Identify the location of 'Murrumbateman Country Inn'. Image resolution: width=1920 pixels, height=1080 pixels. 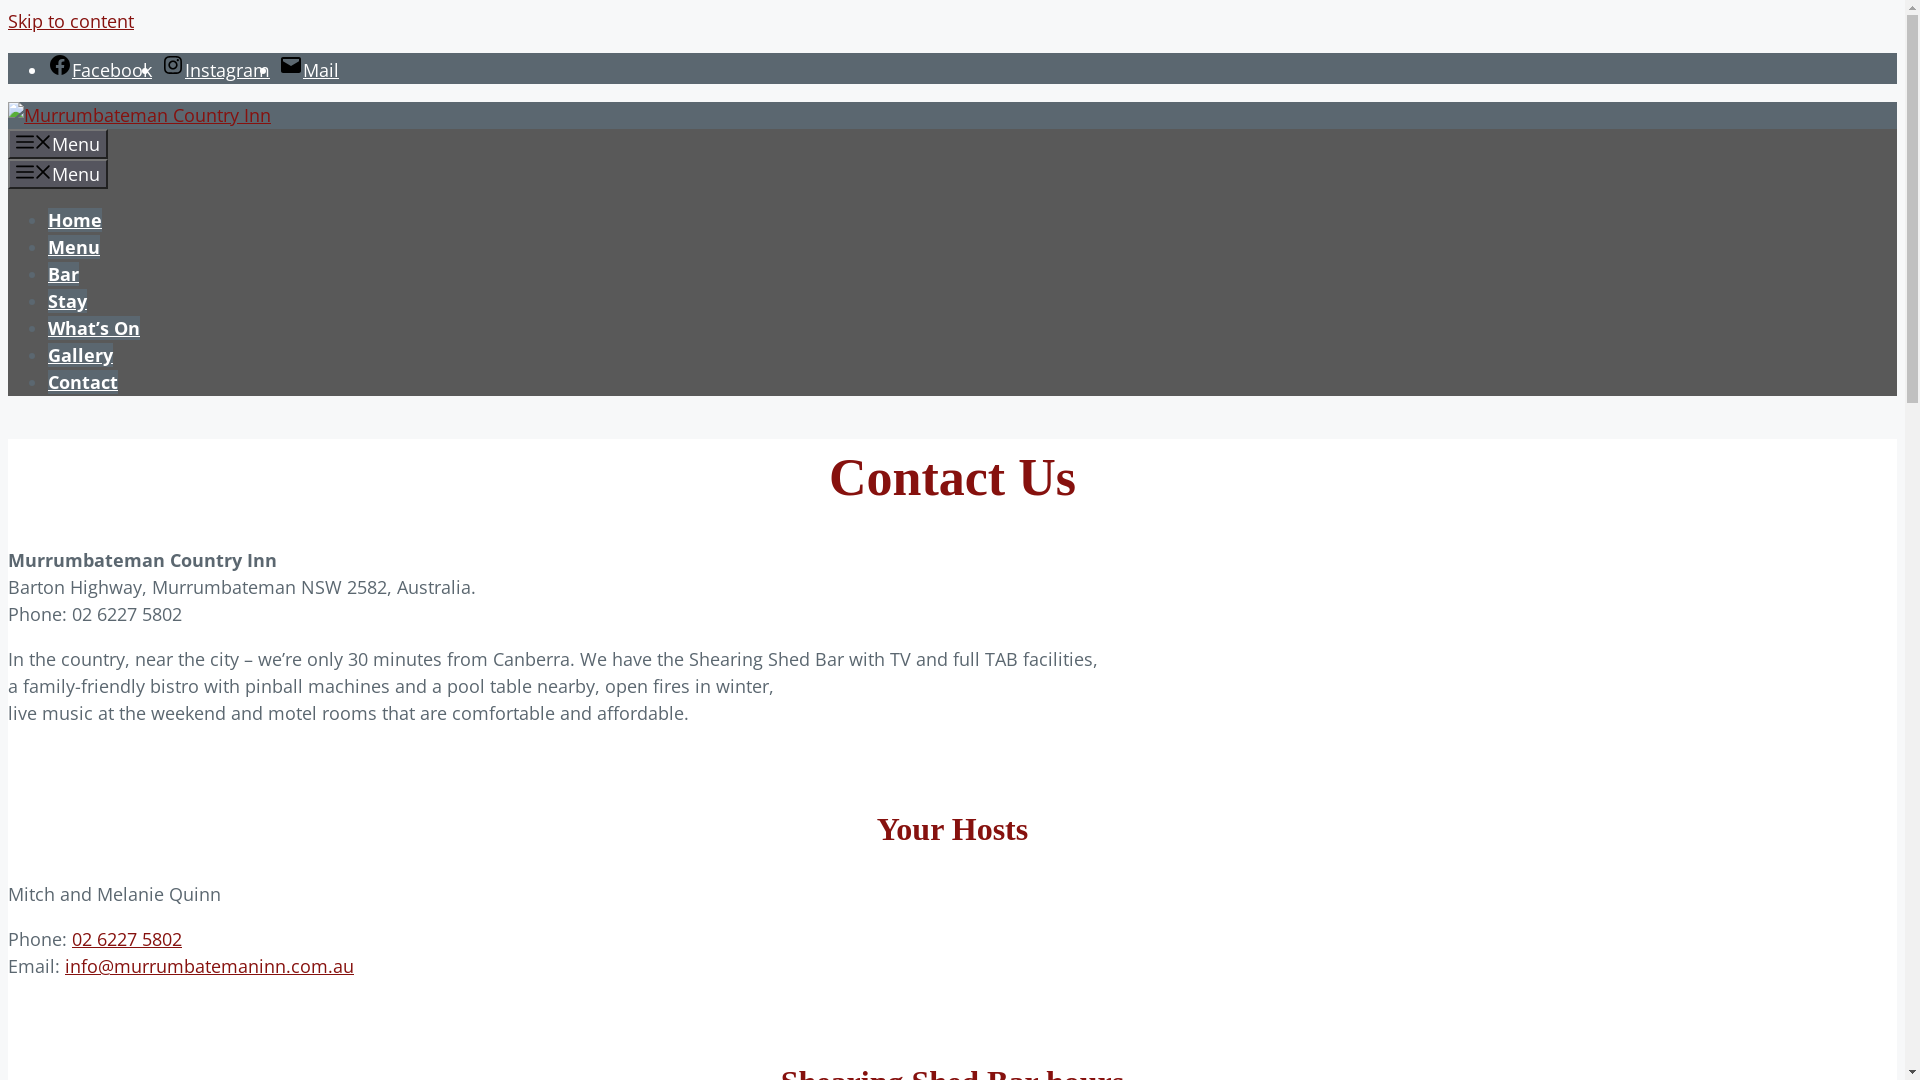
(138, 115).